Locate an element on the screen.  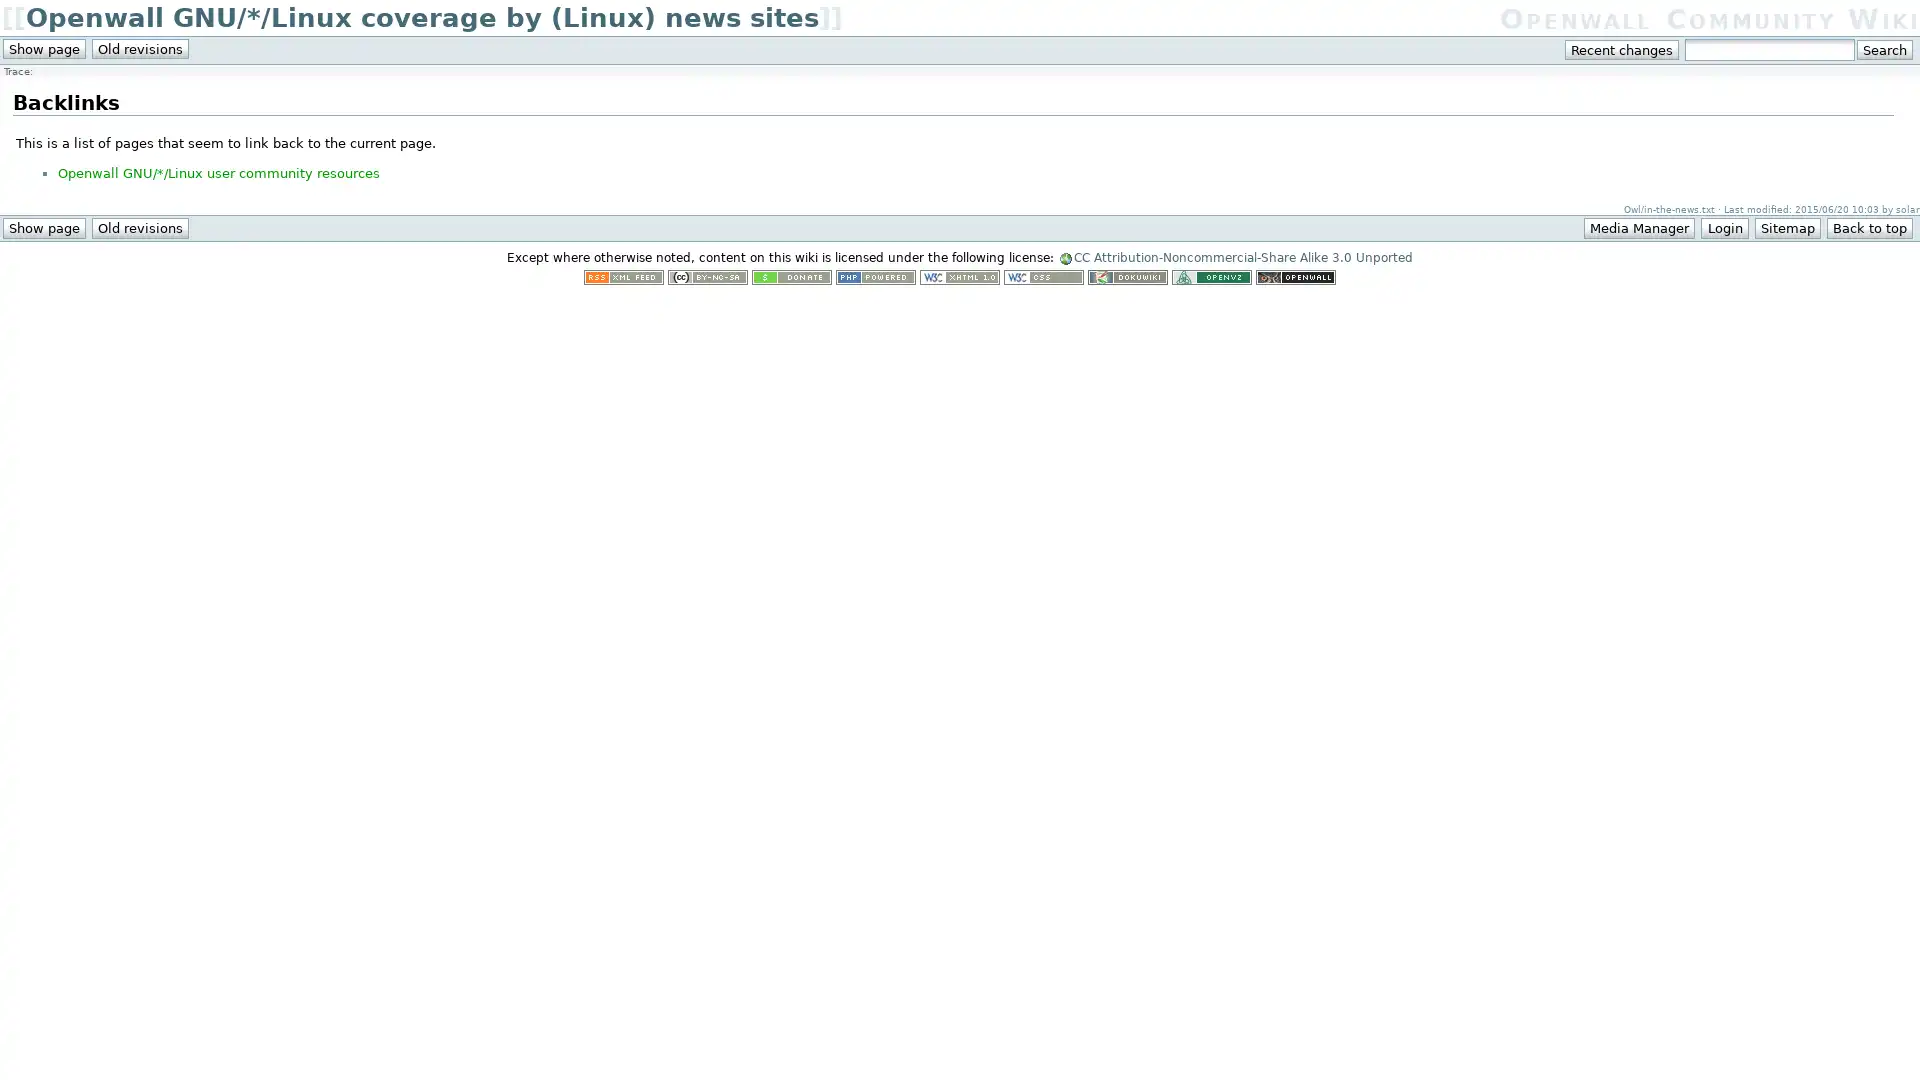
Search is located at coordinates (1883, 49).